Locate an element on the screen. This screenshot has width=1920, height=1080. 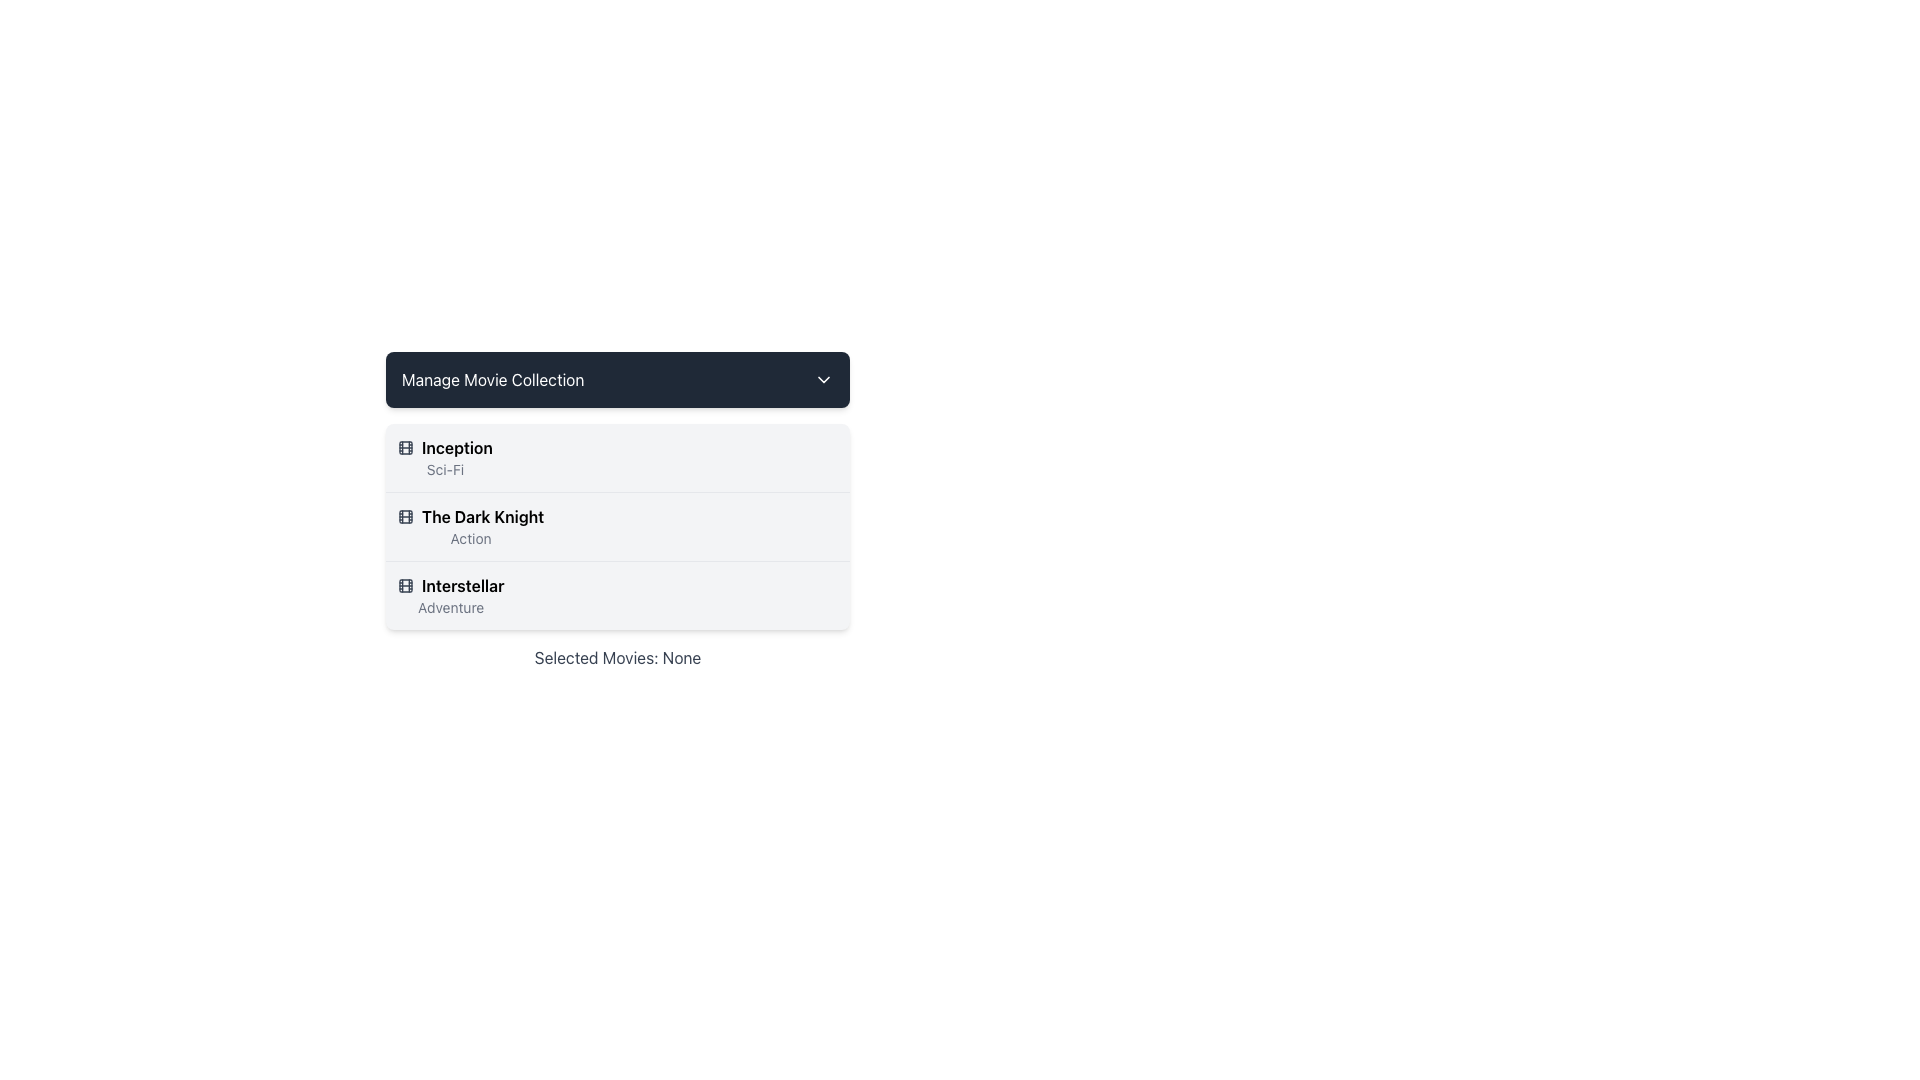
to select the movie entry titled 'Inception' in the movie list below the header 'Manage Movie Collection' is located at coordinates (444, 458).